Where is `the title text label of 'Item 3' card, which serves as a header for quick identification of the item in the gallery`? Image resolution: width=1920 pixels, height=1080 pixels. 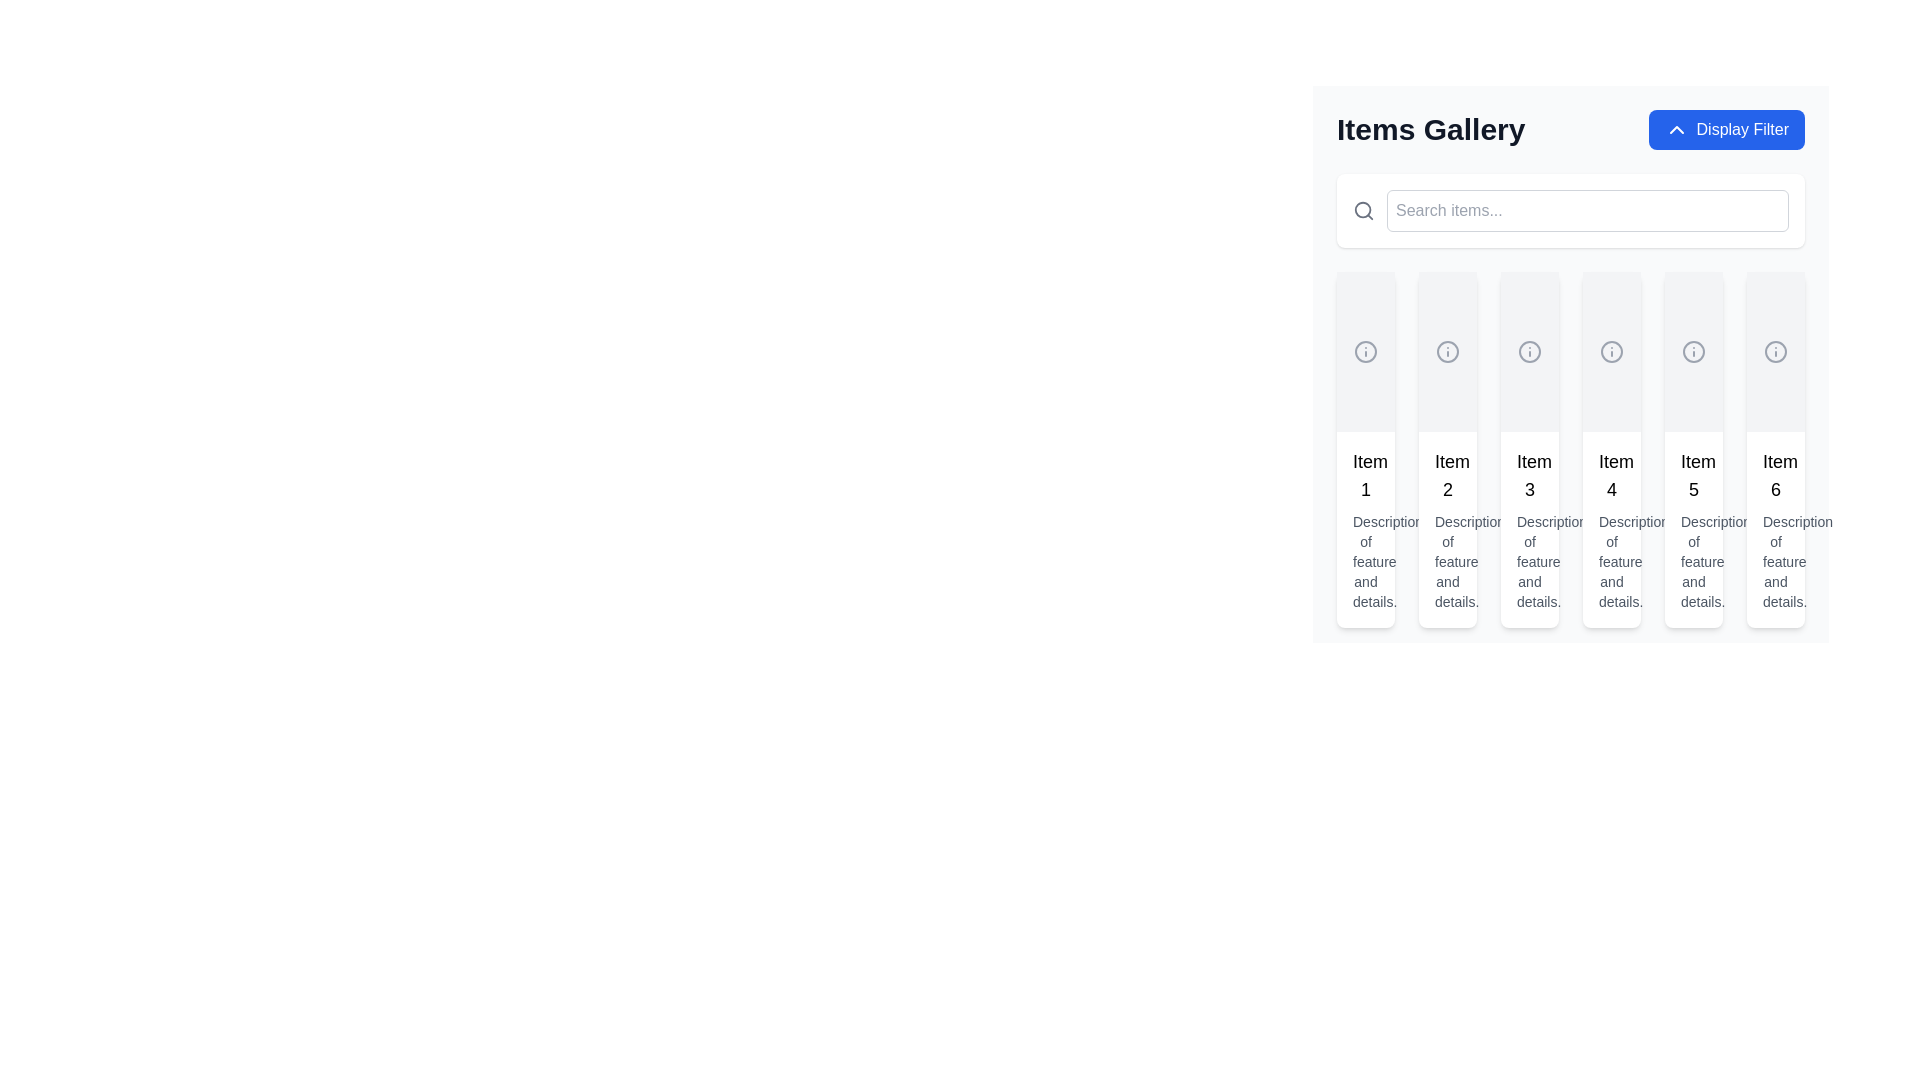
the title text label of 'Item 3' card, which serves as a header for quick identification of the item in the gallery is located at coordinates (1529, 475).